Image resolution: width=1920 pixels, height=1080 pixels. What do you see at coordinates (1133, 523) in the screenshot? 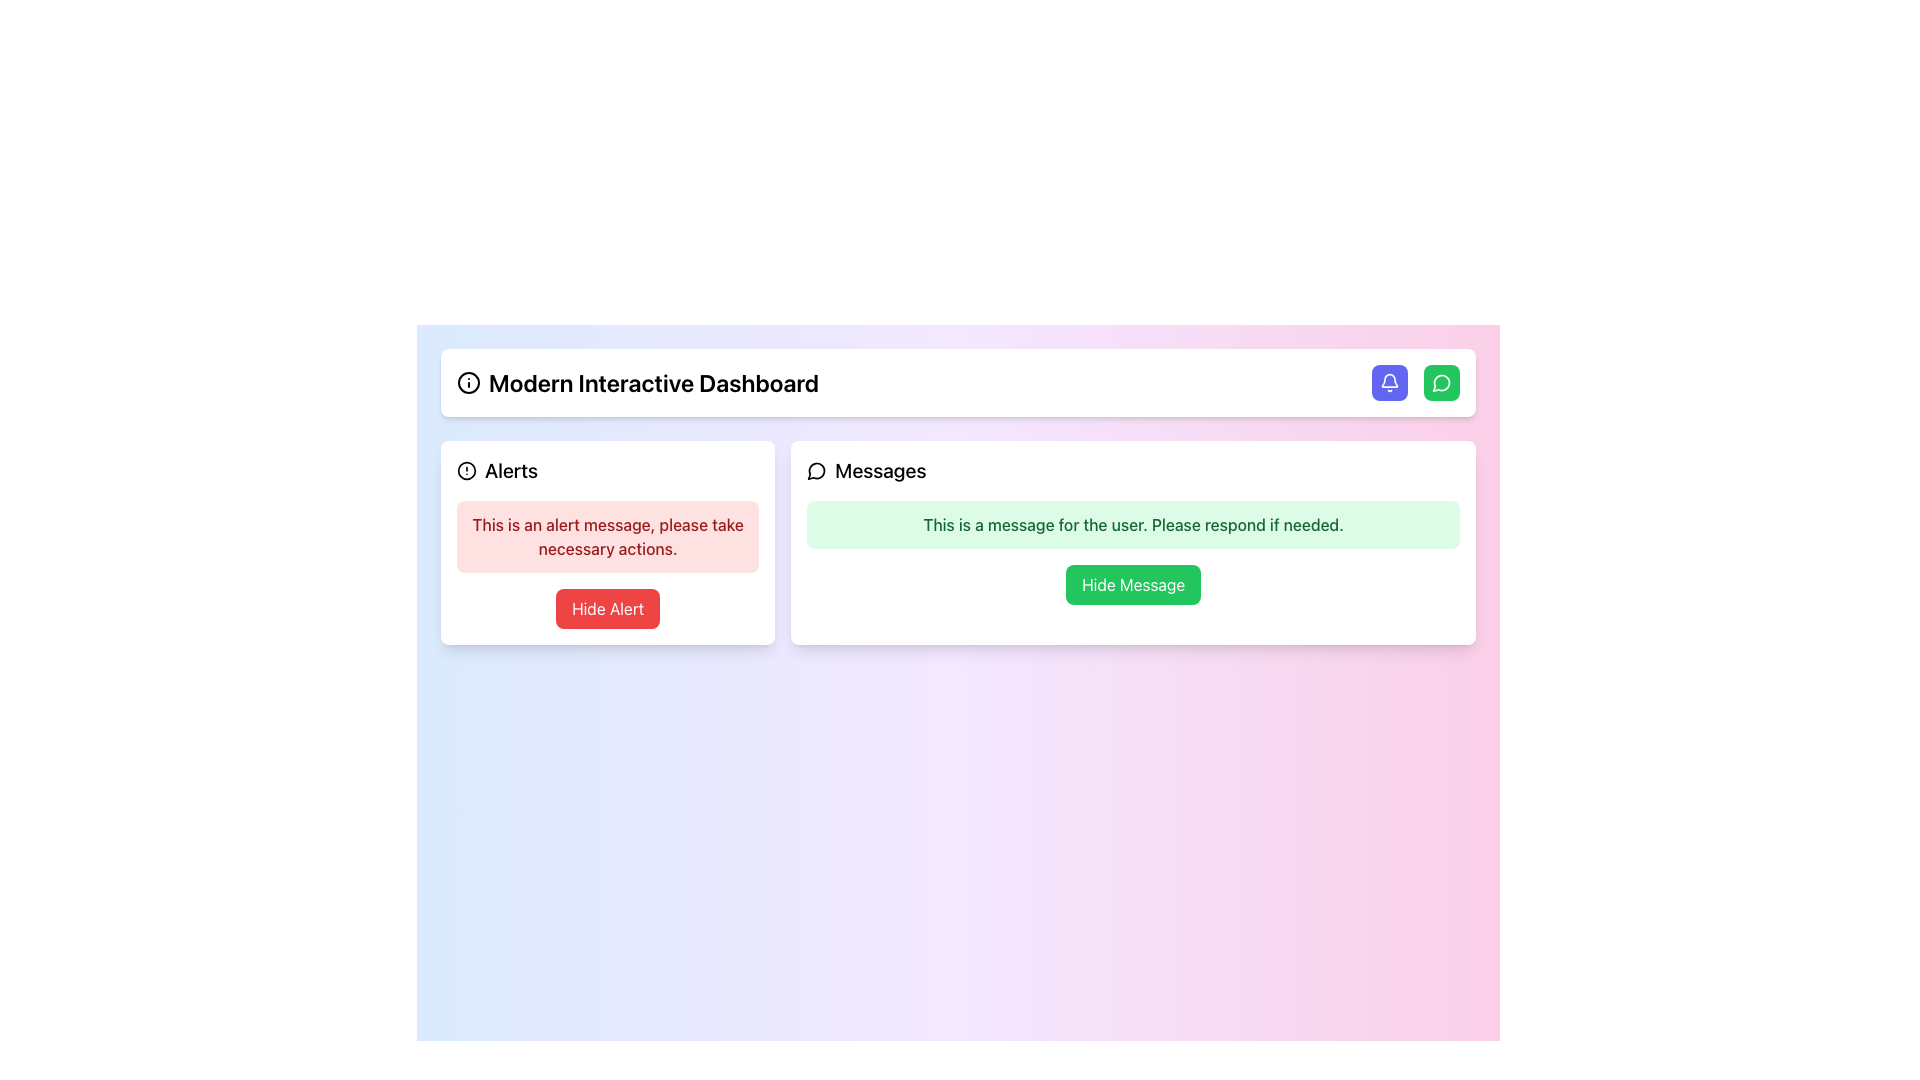
I see `the Informational Notification Banner that displays the message 'This is a message for the user. Please respond if needed.' which is located within the 'Messages' card component, below the heading 'Messages' and above the 'Hide Message' button` at bounding box center [1133, 523].